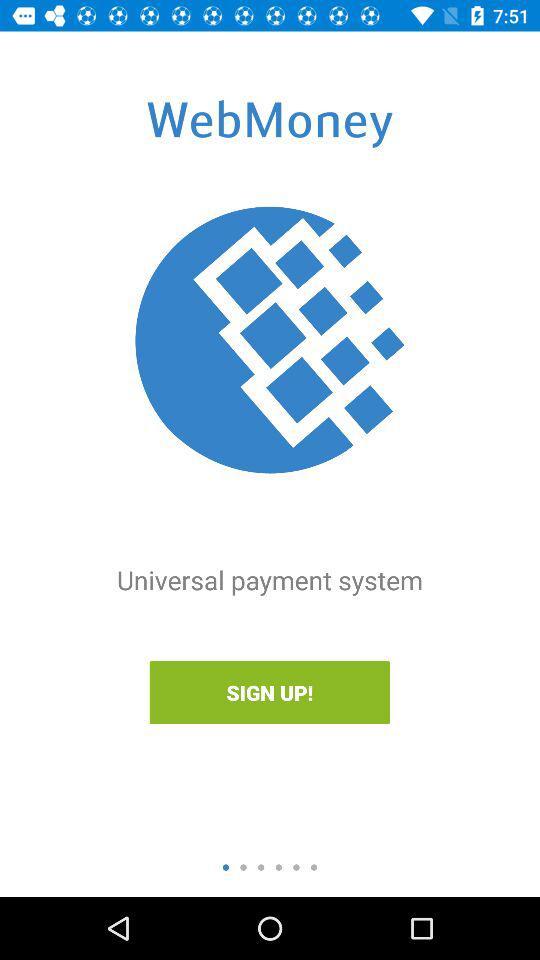  Describe the element at coordinates (269, 692) in the screenshot. I see `icon below the universal payment system` at that location.